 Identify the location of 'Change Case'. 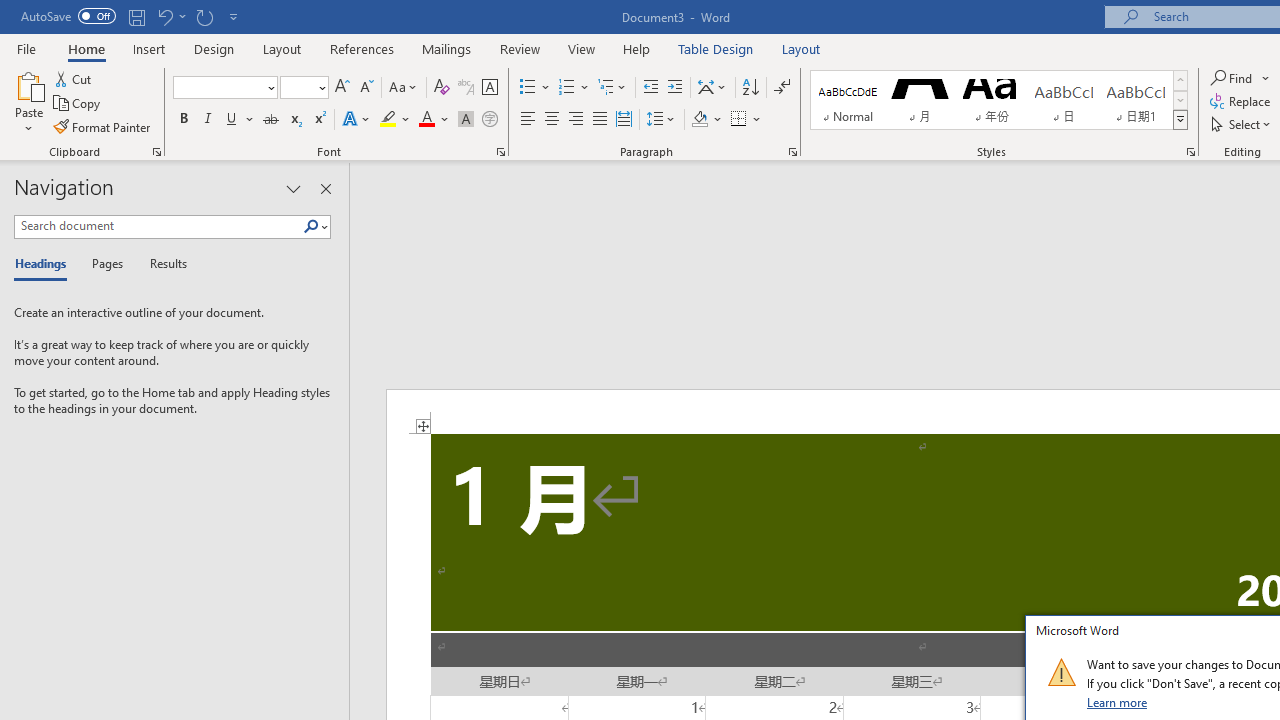
(403, 86).